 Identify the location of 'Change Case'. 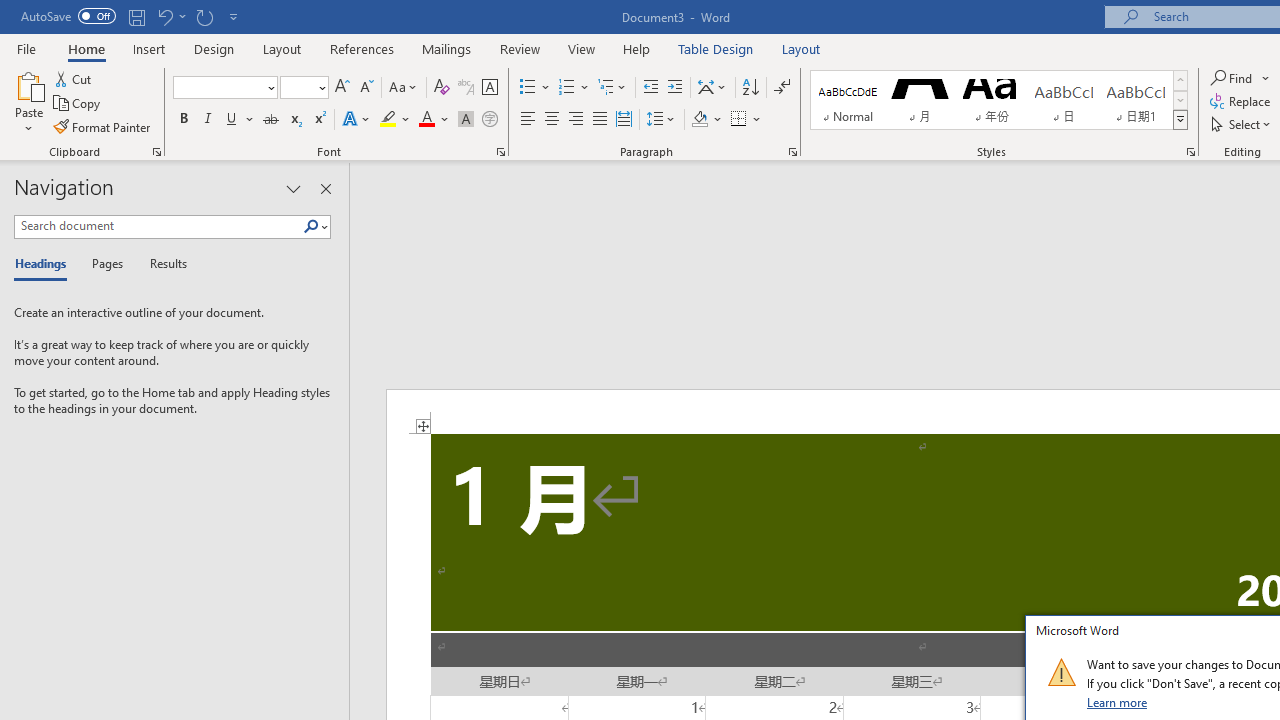
(403, 86).